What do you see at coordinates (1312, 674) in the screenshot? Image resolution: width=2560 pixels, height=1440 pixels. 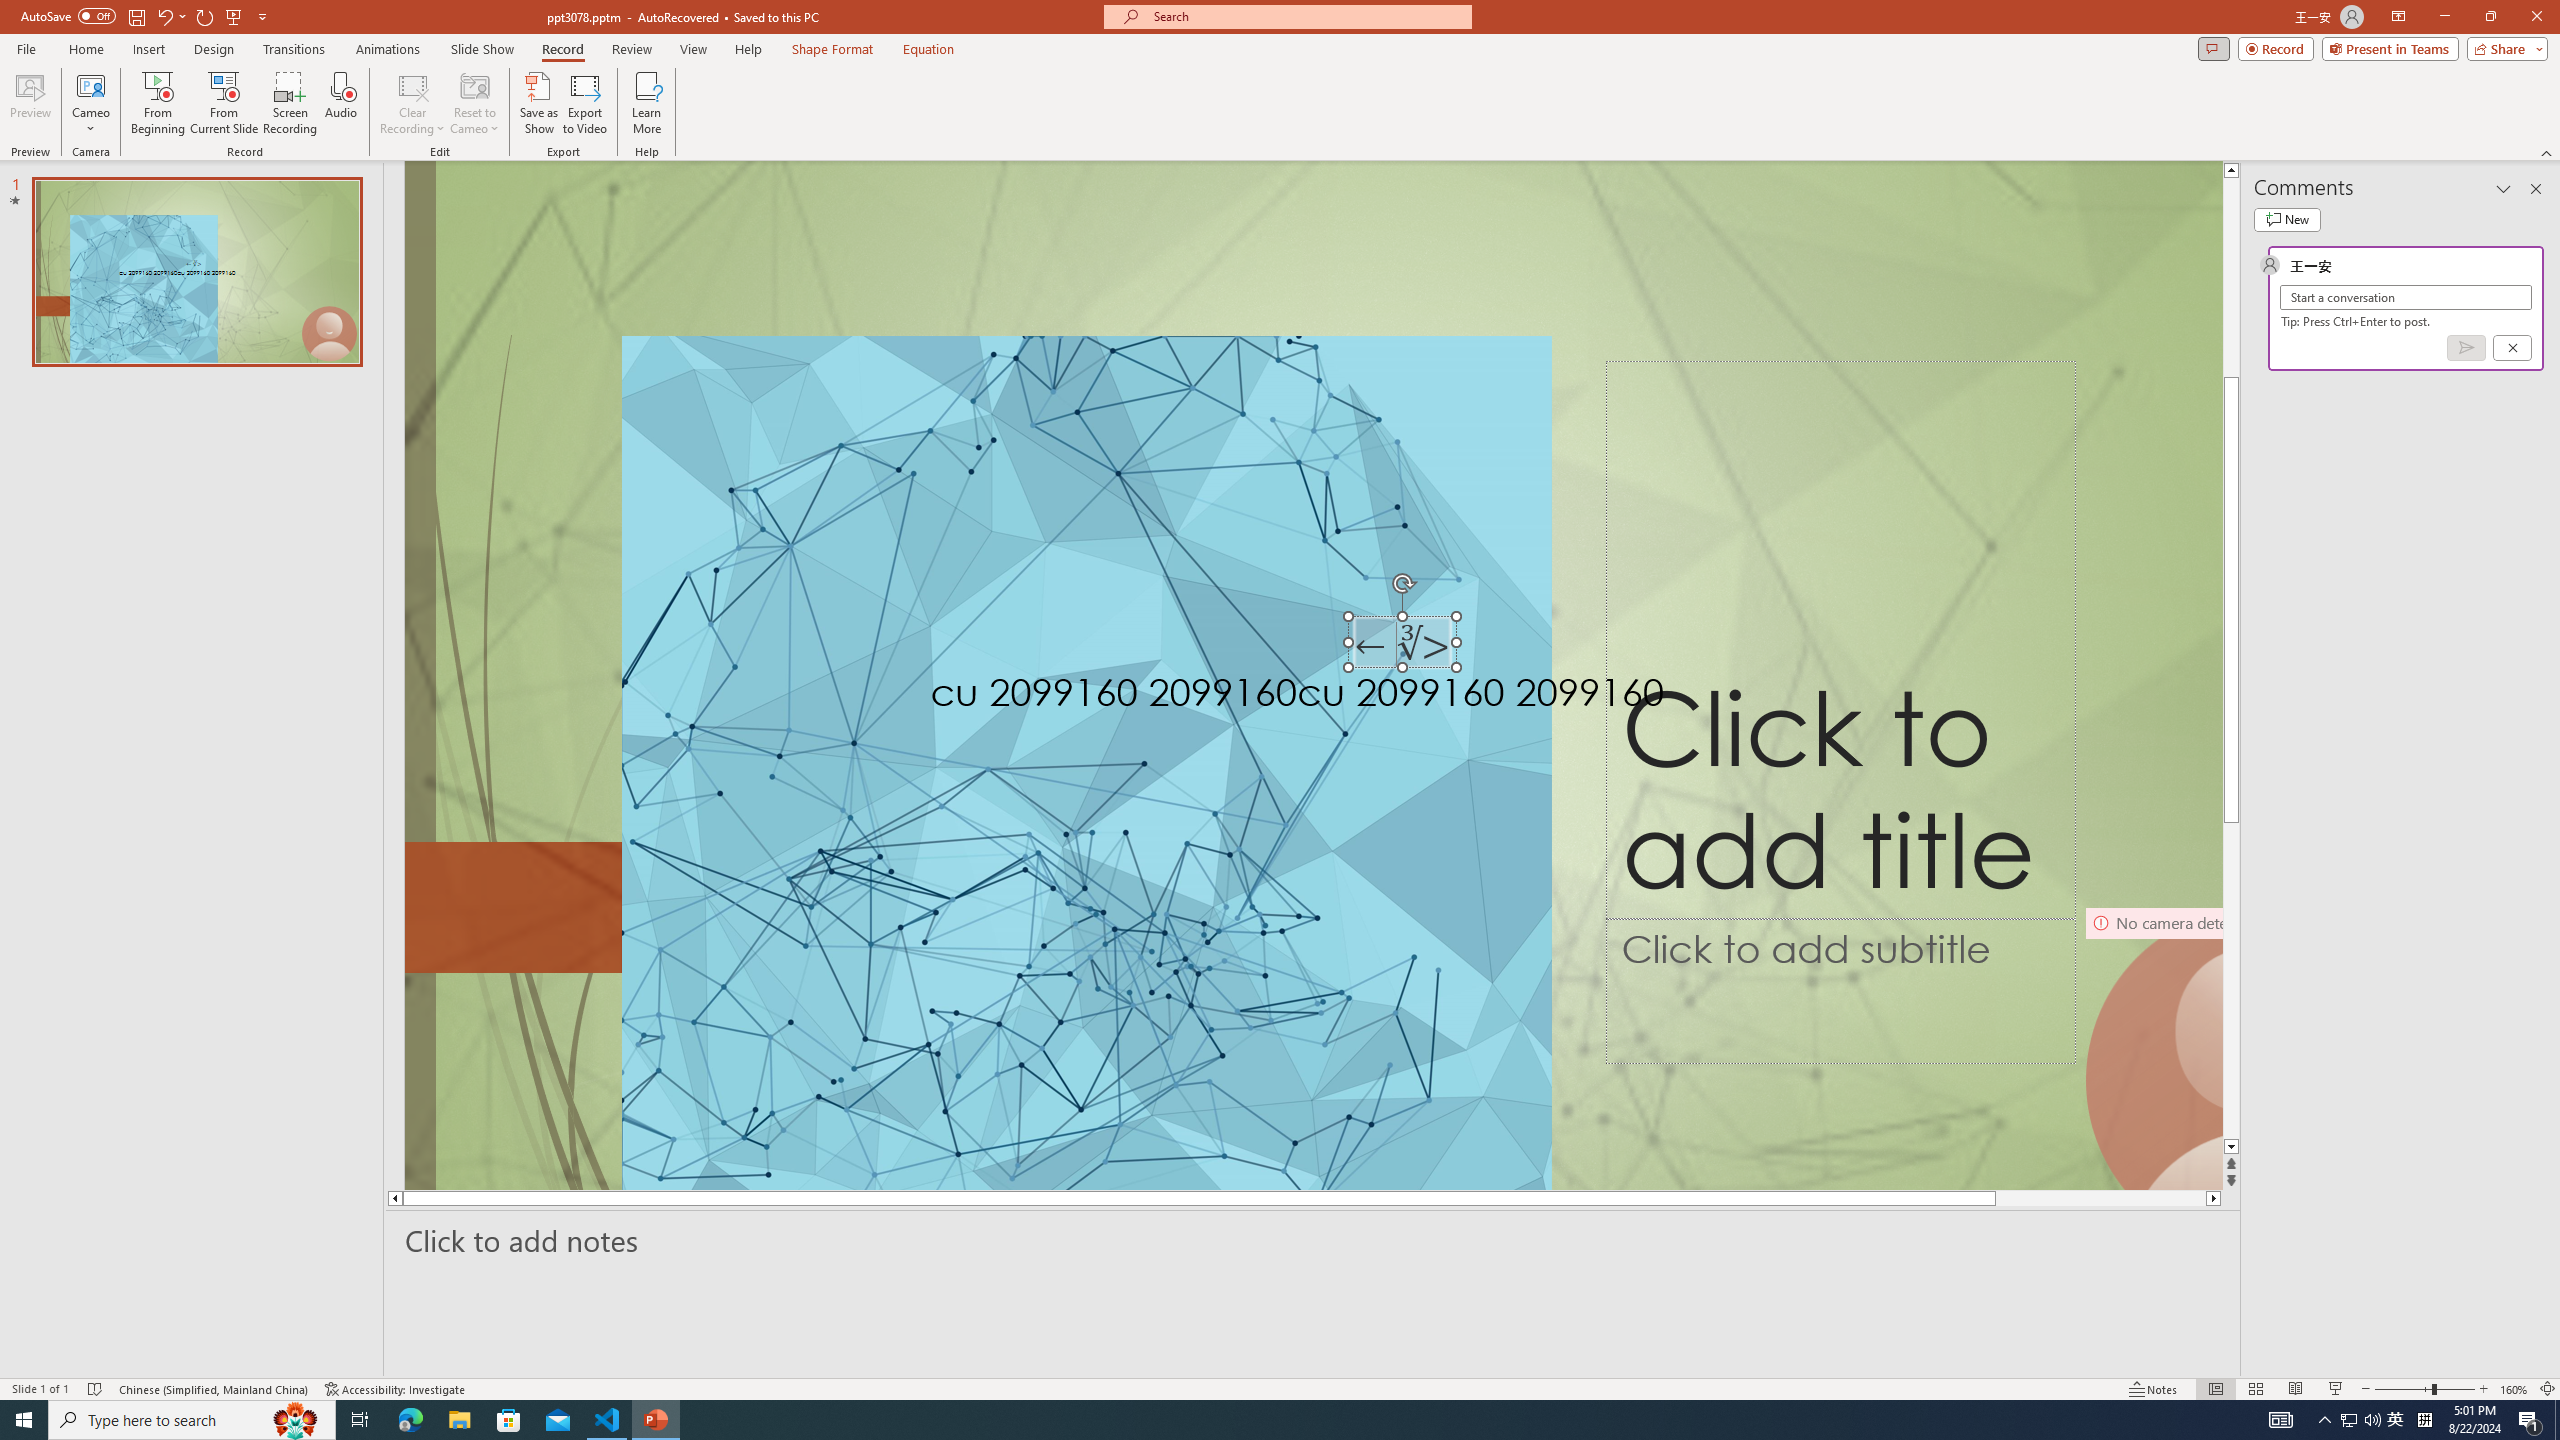 I see `'An abstract genetic concept'` at bounding box center [1312, 674].